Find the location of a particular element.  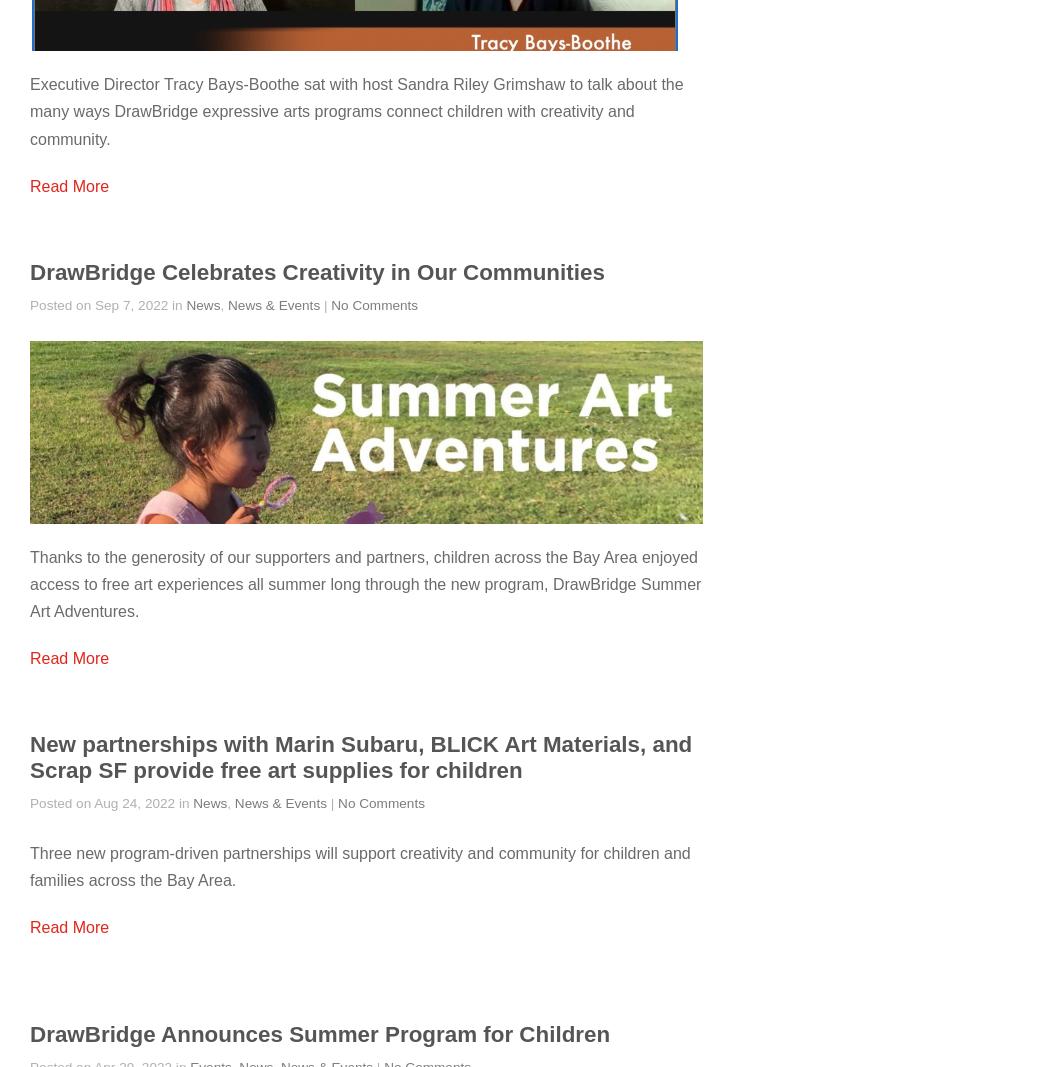

'Posted 					
														on Sep 7, 2022							in' is located at coordinates (108, 304).